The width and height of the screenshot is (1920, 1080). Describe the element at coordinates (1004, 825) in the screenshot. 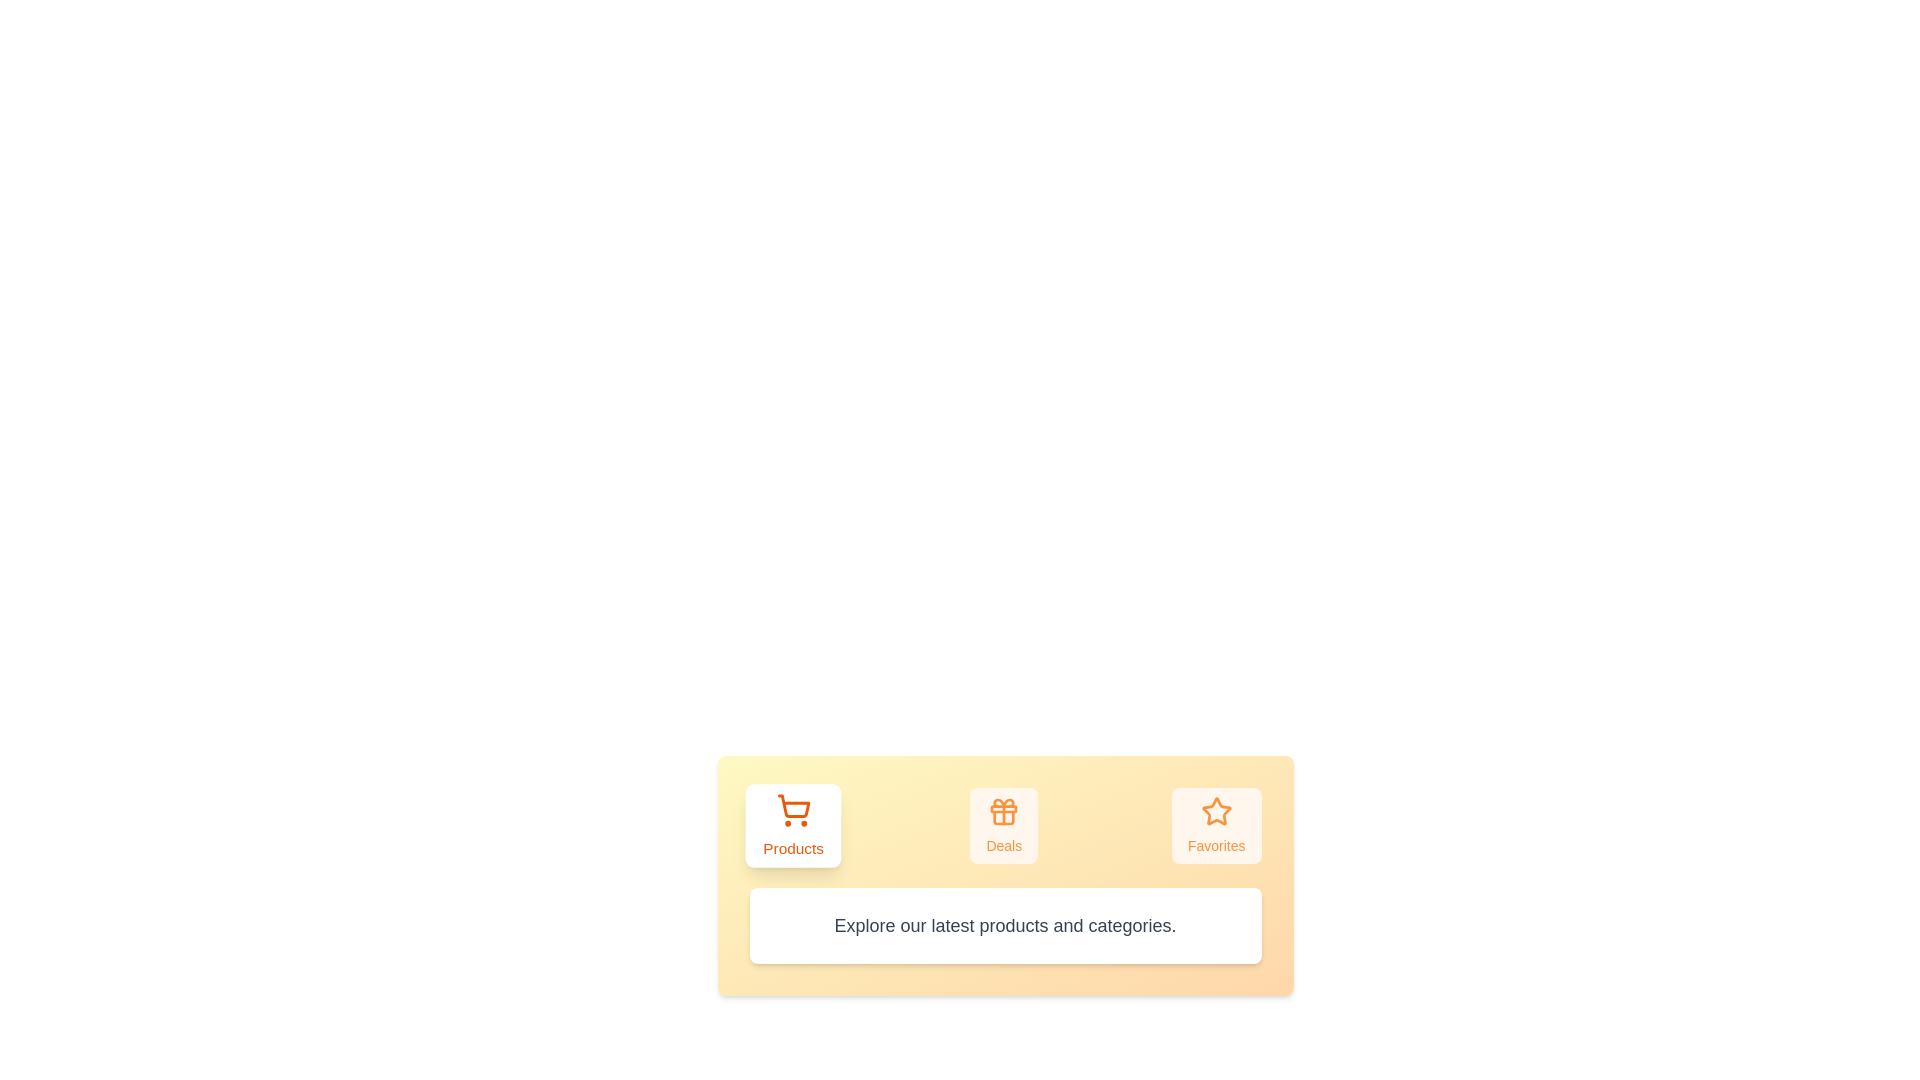

I see `the Deals tab by clicking on its button` at that location.